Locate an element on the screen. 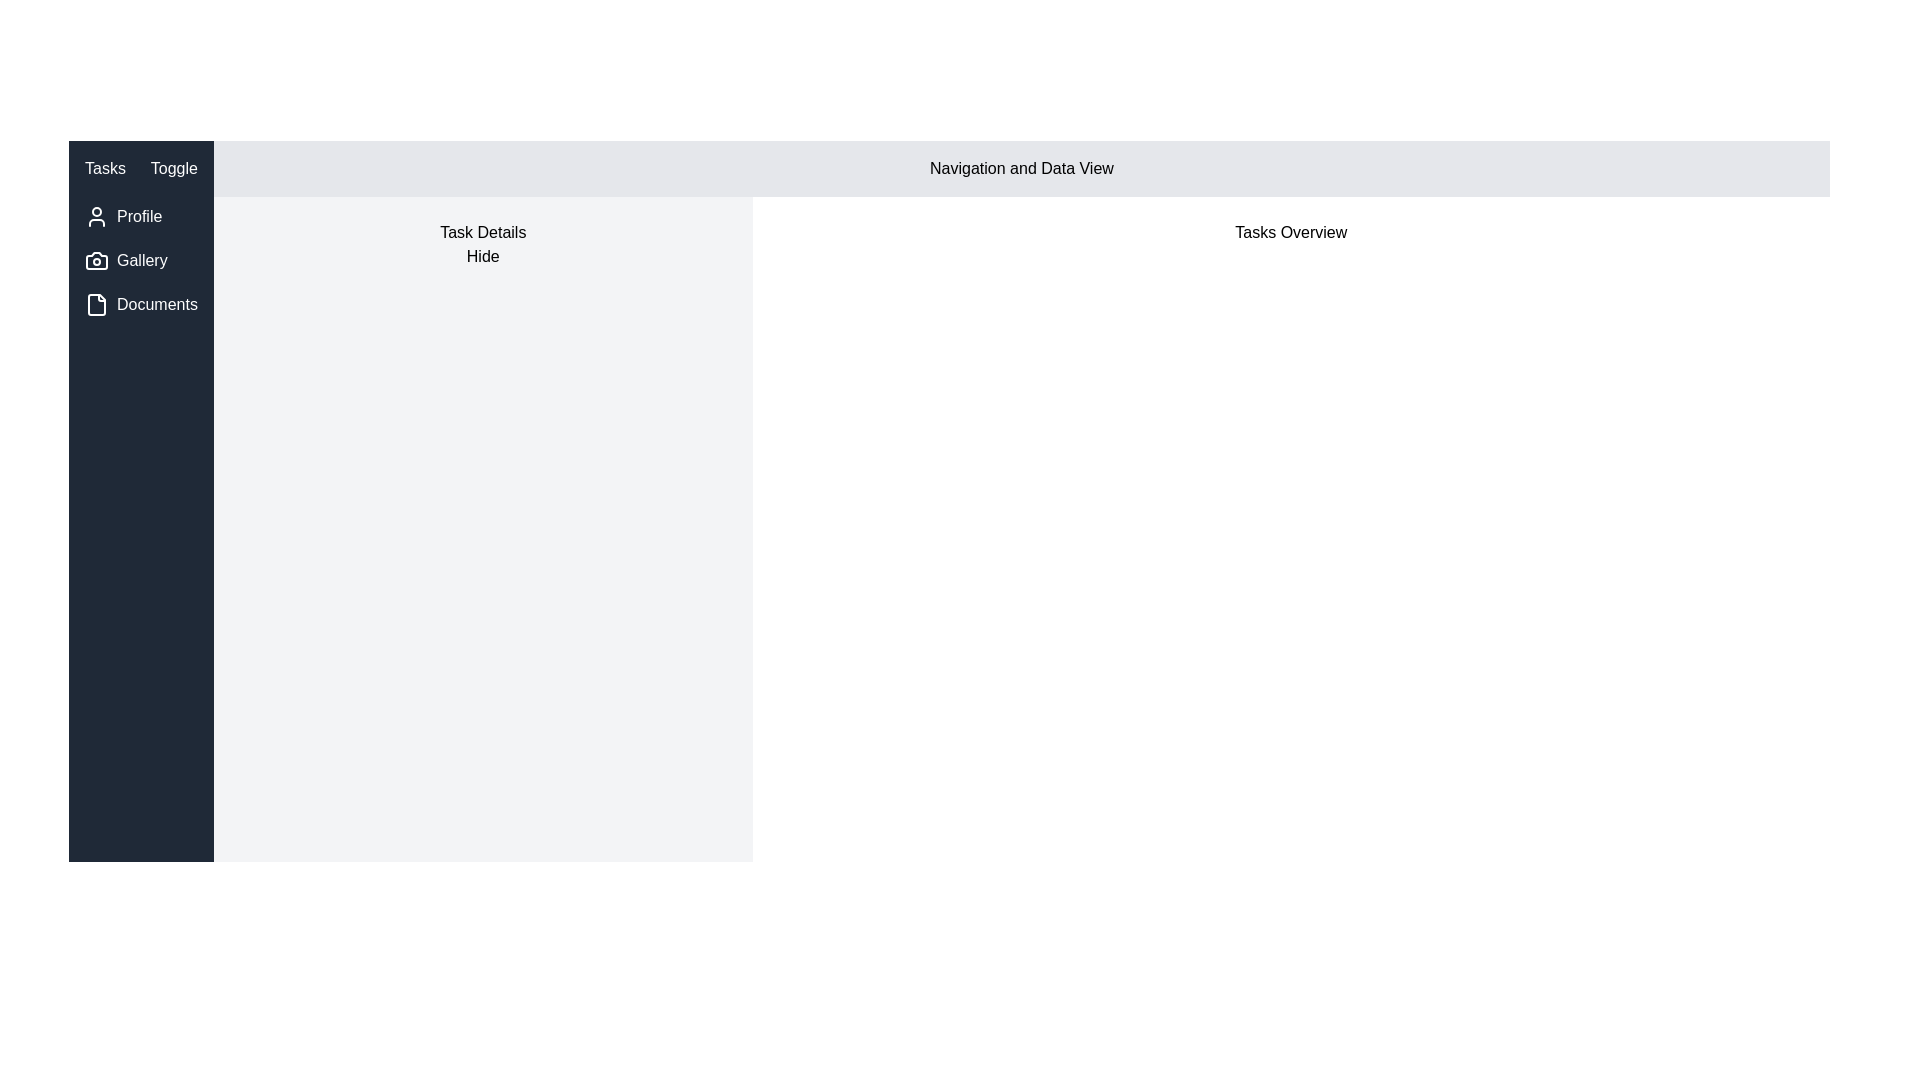 Image resolution: width=1920 pixels, height=1080 pixels. the third item in the vertically stacked navigation menu is located at coordinates (140, 304).